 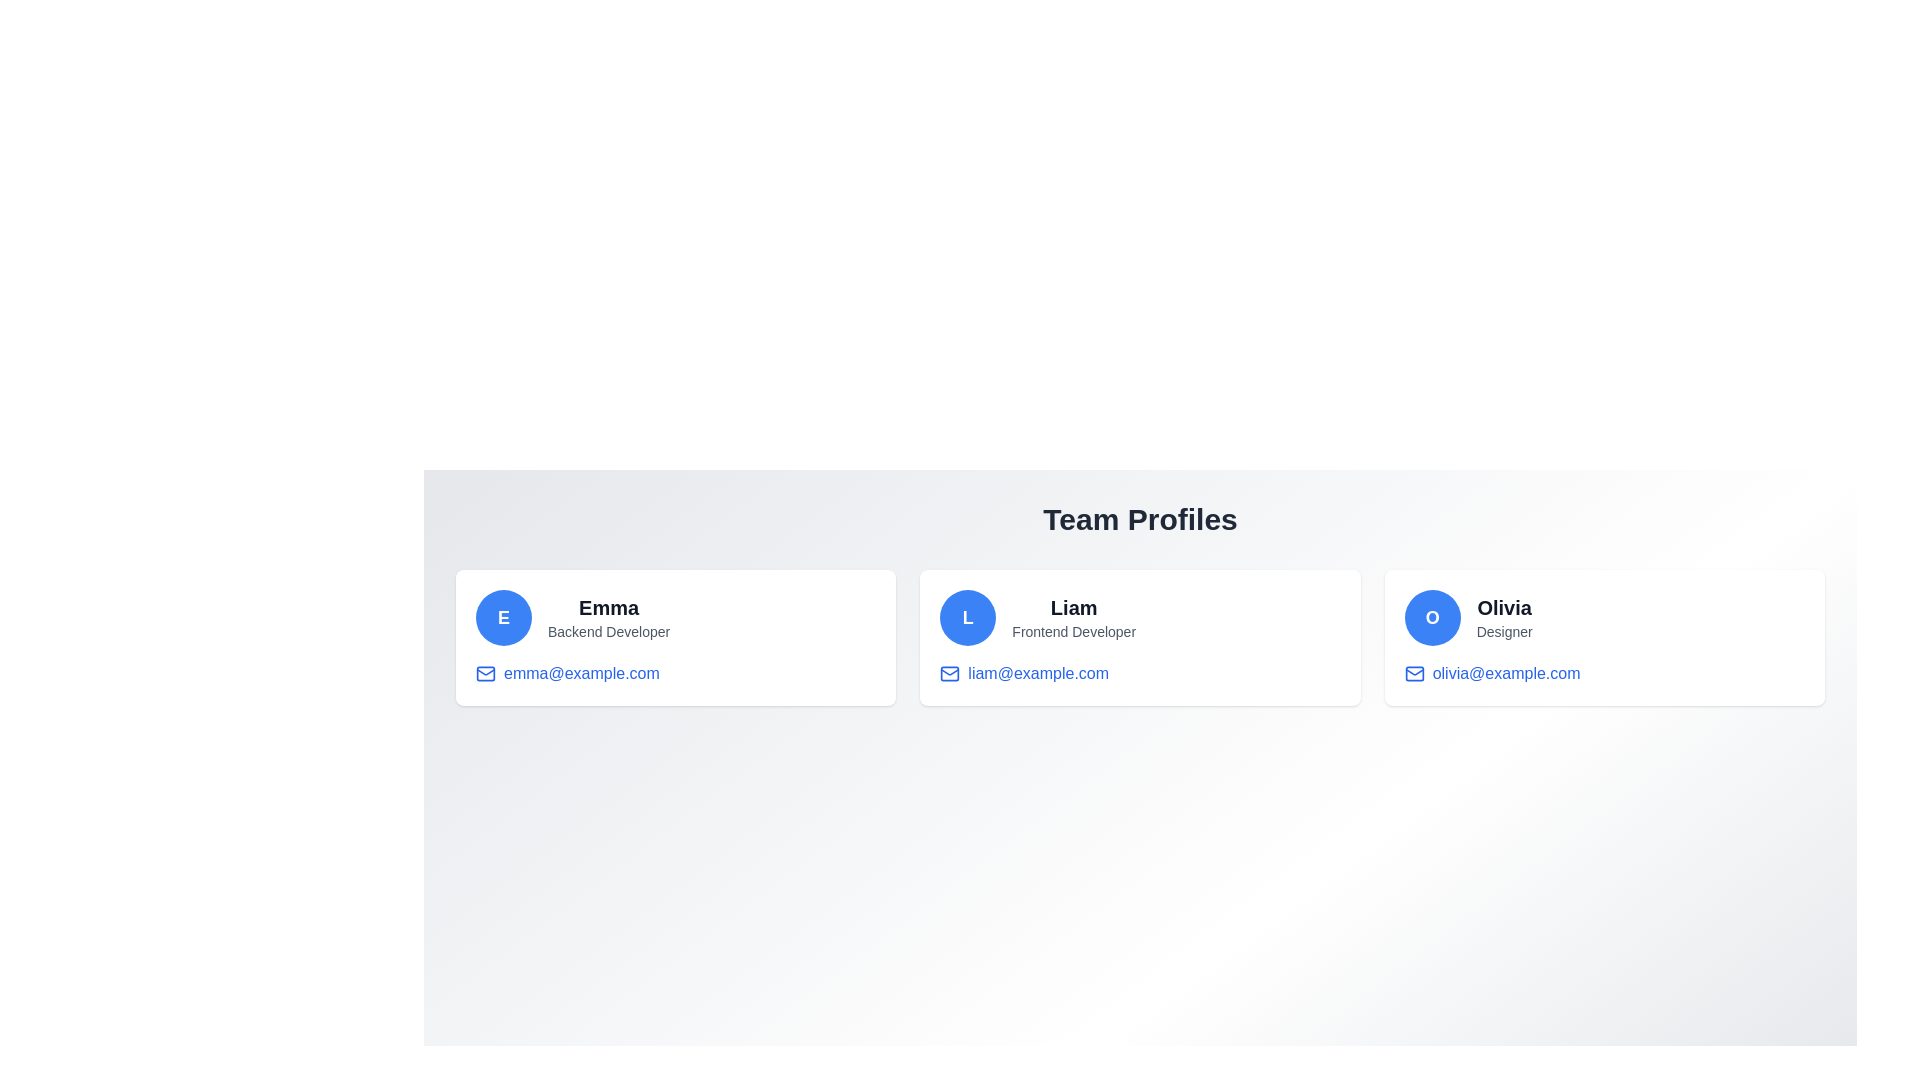 What do you see at coordinates (1073, 607) in the screenshot?
I see `the text label displaying 'Liam' in bold, larger font, positioned in the middle card of three profile cards, located below the circular blue icon with 'L' and above the text 'Frontend Developer'` at bounding box center [1073, 607].